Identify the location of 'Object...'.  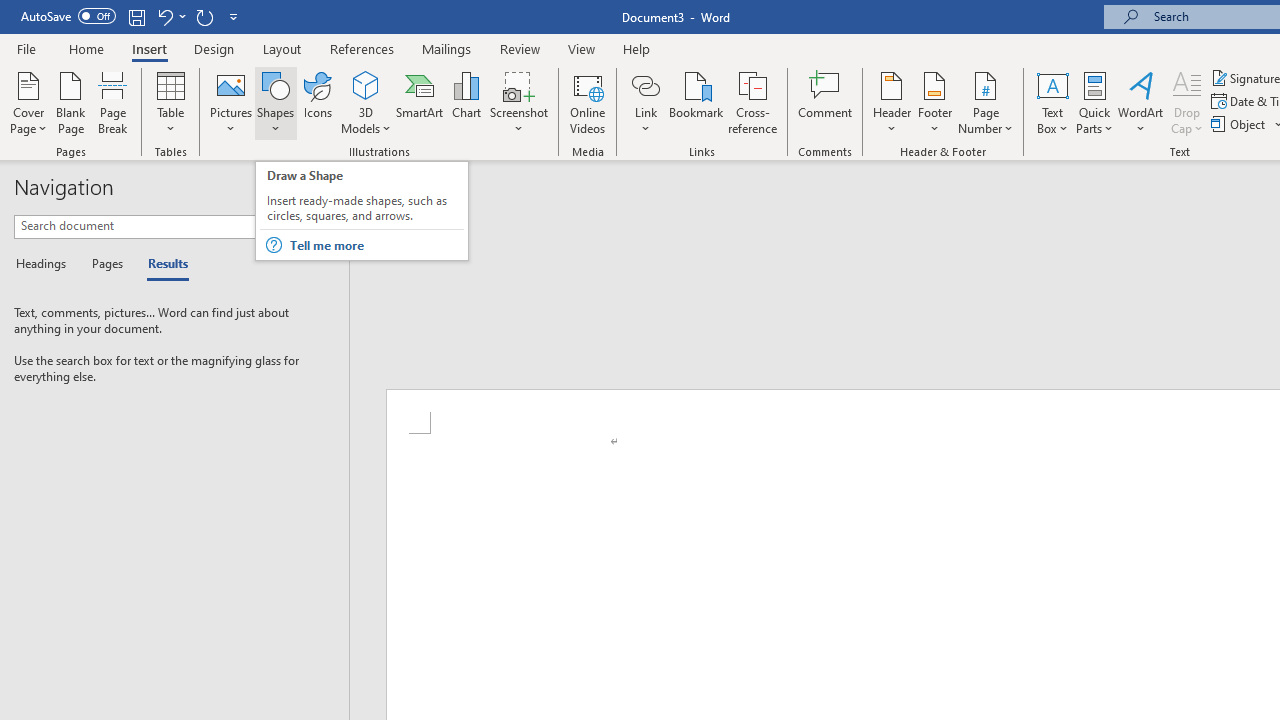
(1239, 124).